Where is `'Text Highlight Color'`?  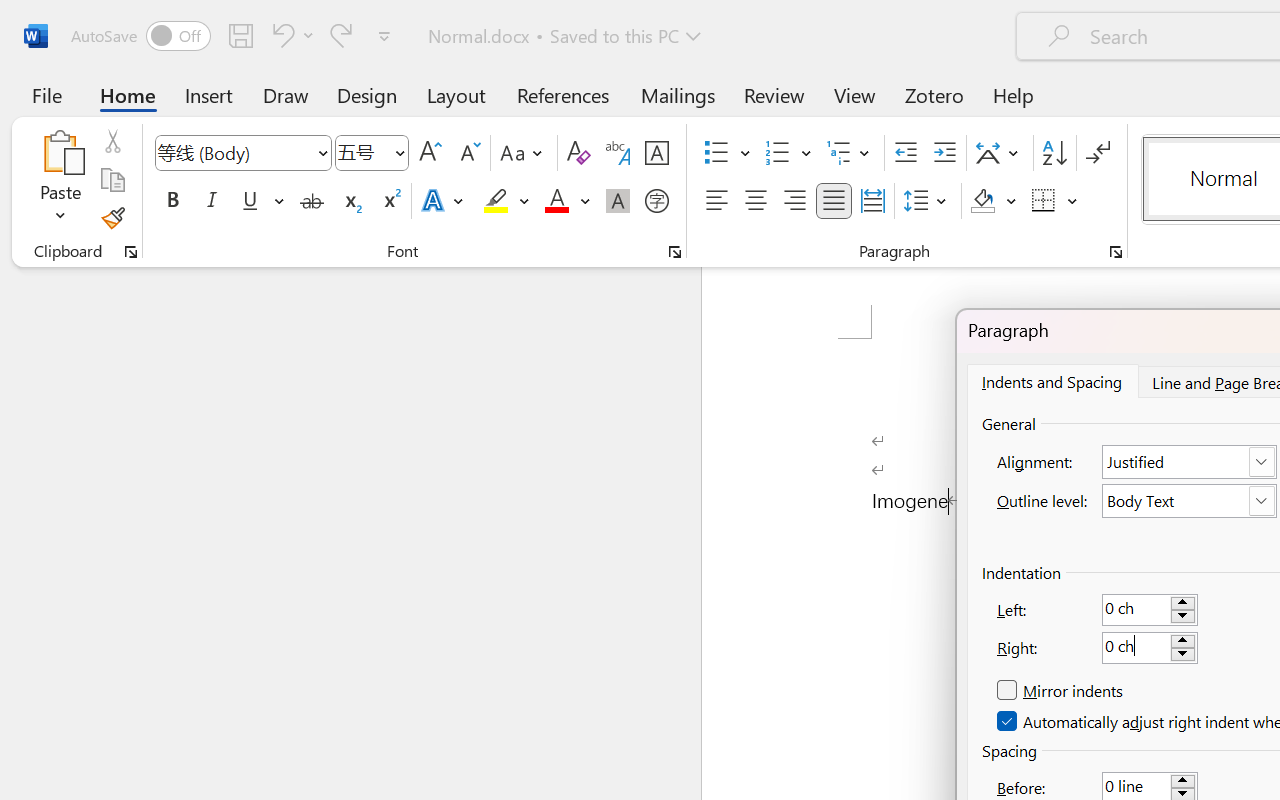 'Text Highlight Color' is located at coordinates (506, 201).